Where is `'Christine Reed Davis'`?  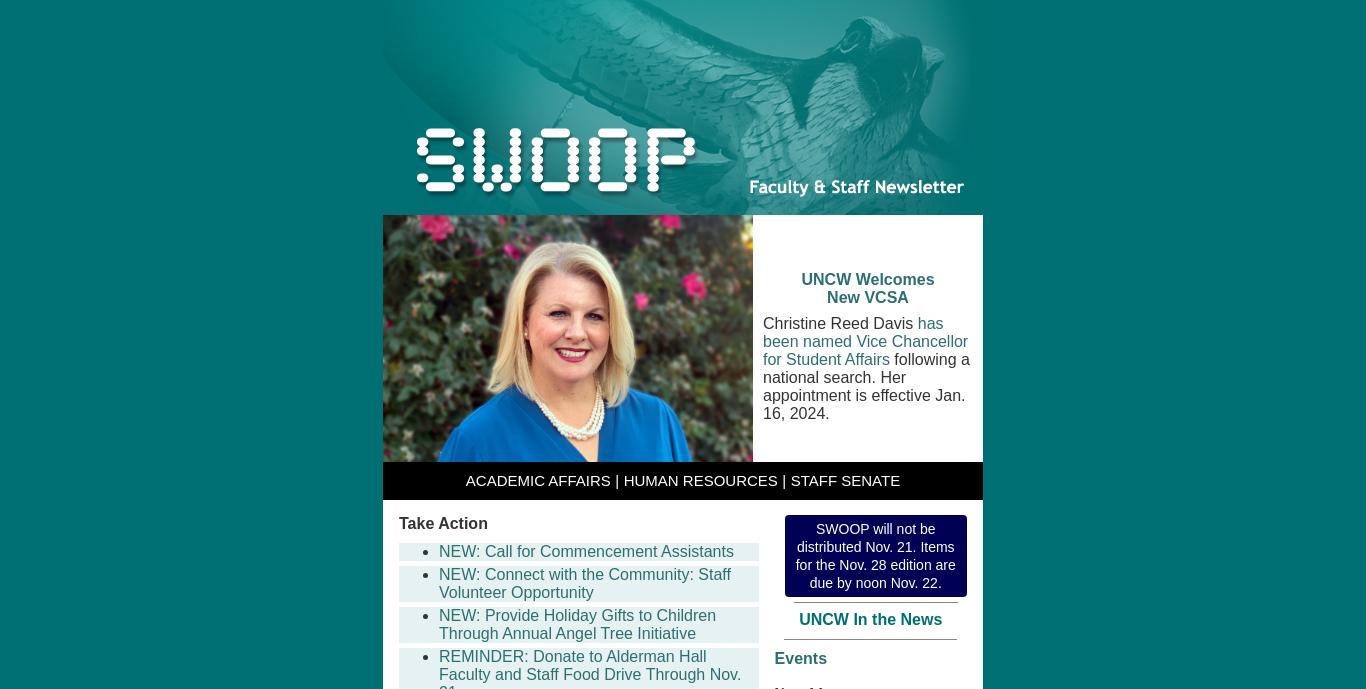 'Christine Reed Davis' is located at coordinates (838, 323).